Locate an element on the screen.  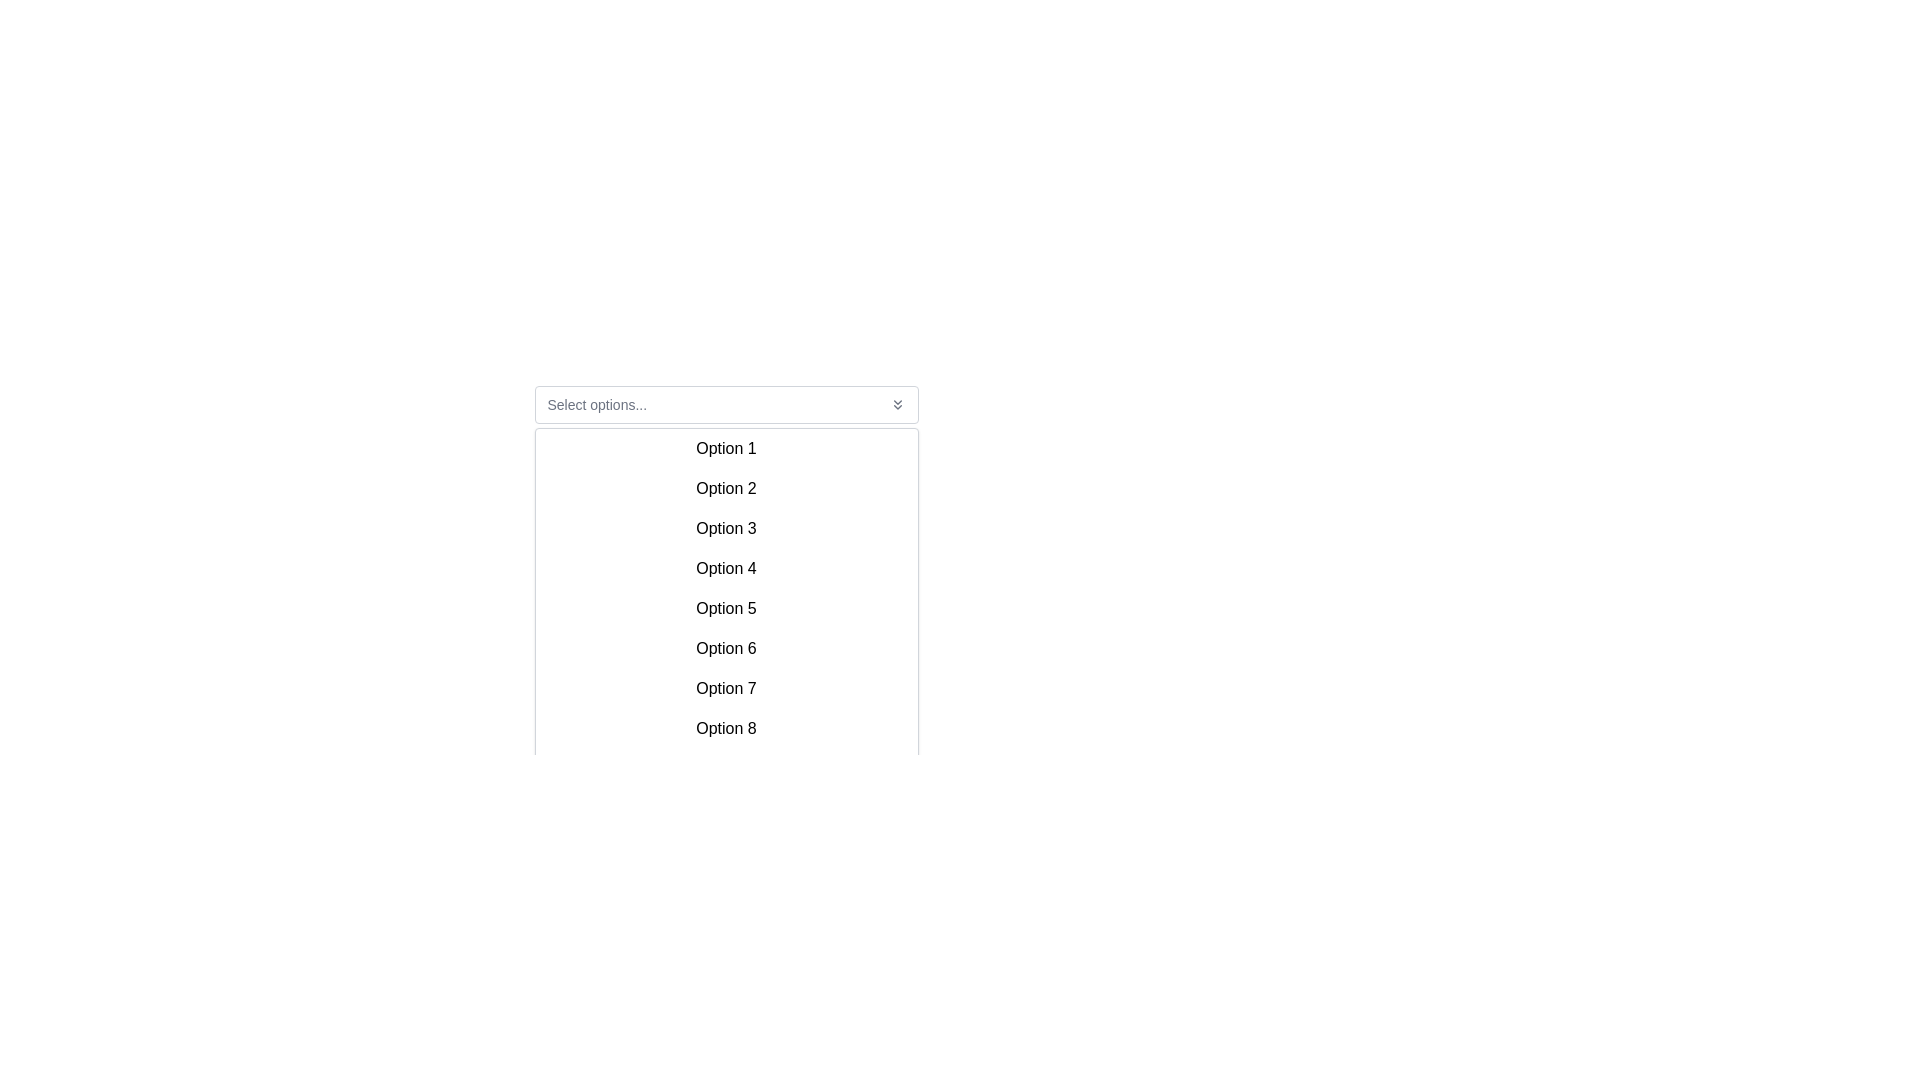
the non-interactive text element displaying 'Option 4' in the dropdown list, which is the fourth item positioned between 'Option 3' and 'Option 5' is located at coordinates (725, 569).